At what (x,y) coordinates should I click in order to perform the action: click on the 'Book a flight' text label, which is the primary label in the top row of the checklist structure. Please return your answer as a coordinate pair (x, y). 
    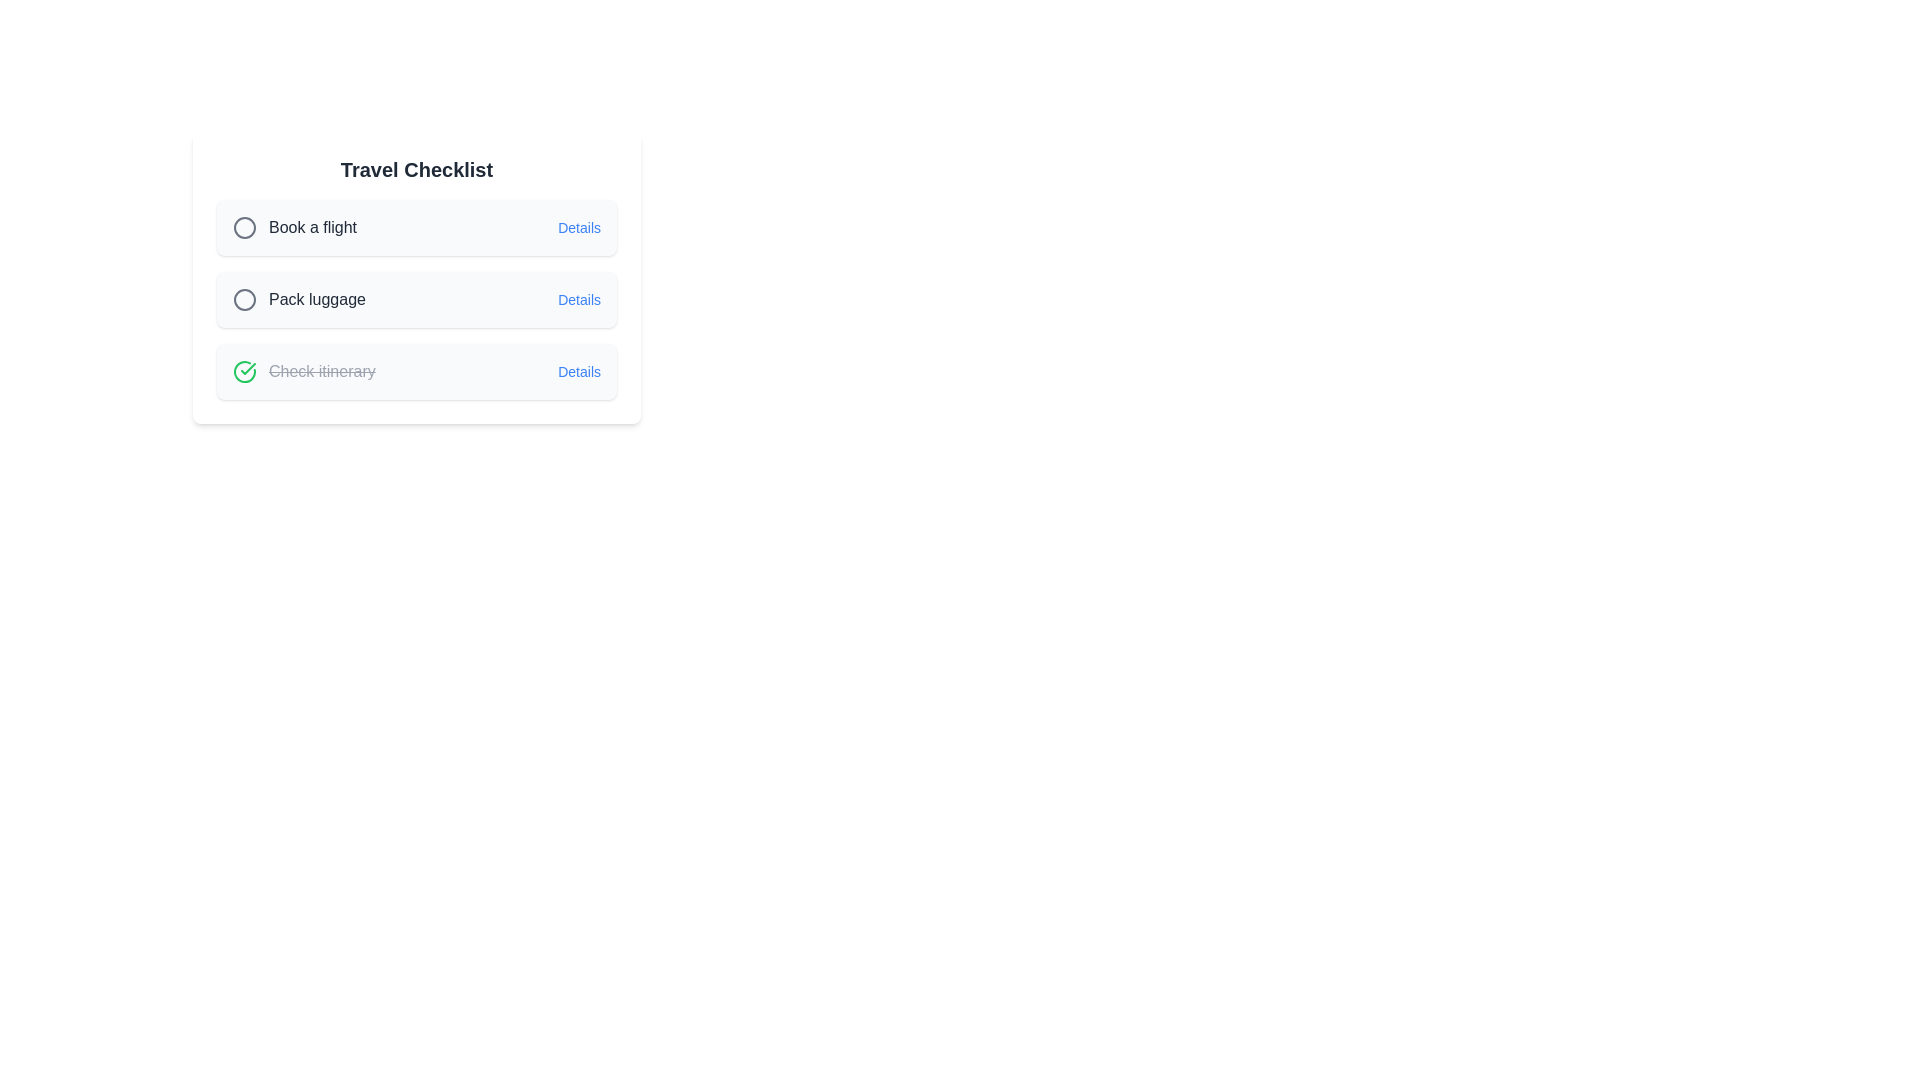
    Looking at the image, I should click on (294, 226).